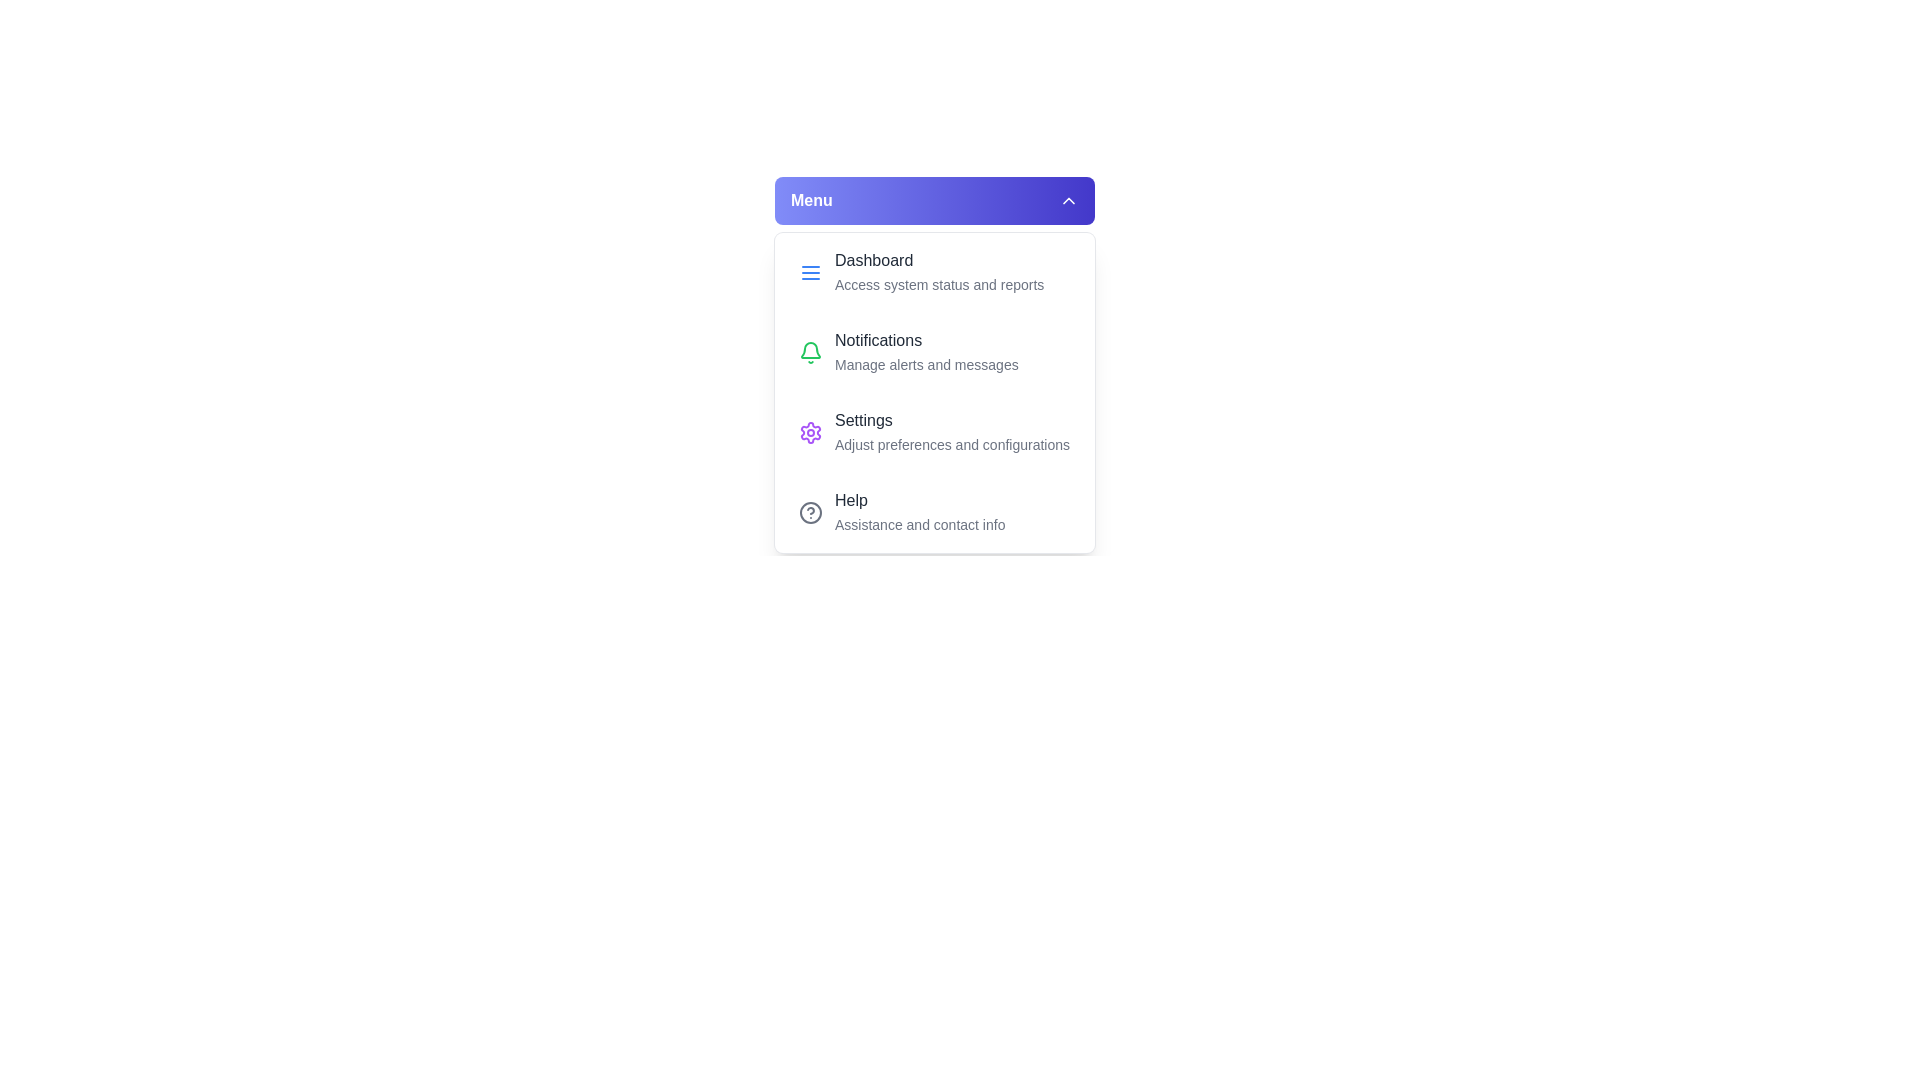  I want to click on the visual details of the 'Dashboard' icon located at the far left of the dropdown menu item group, preceding the textual label 'Dashboard', so click(811, 273).